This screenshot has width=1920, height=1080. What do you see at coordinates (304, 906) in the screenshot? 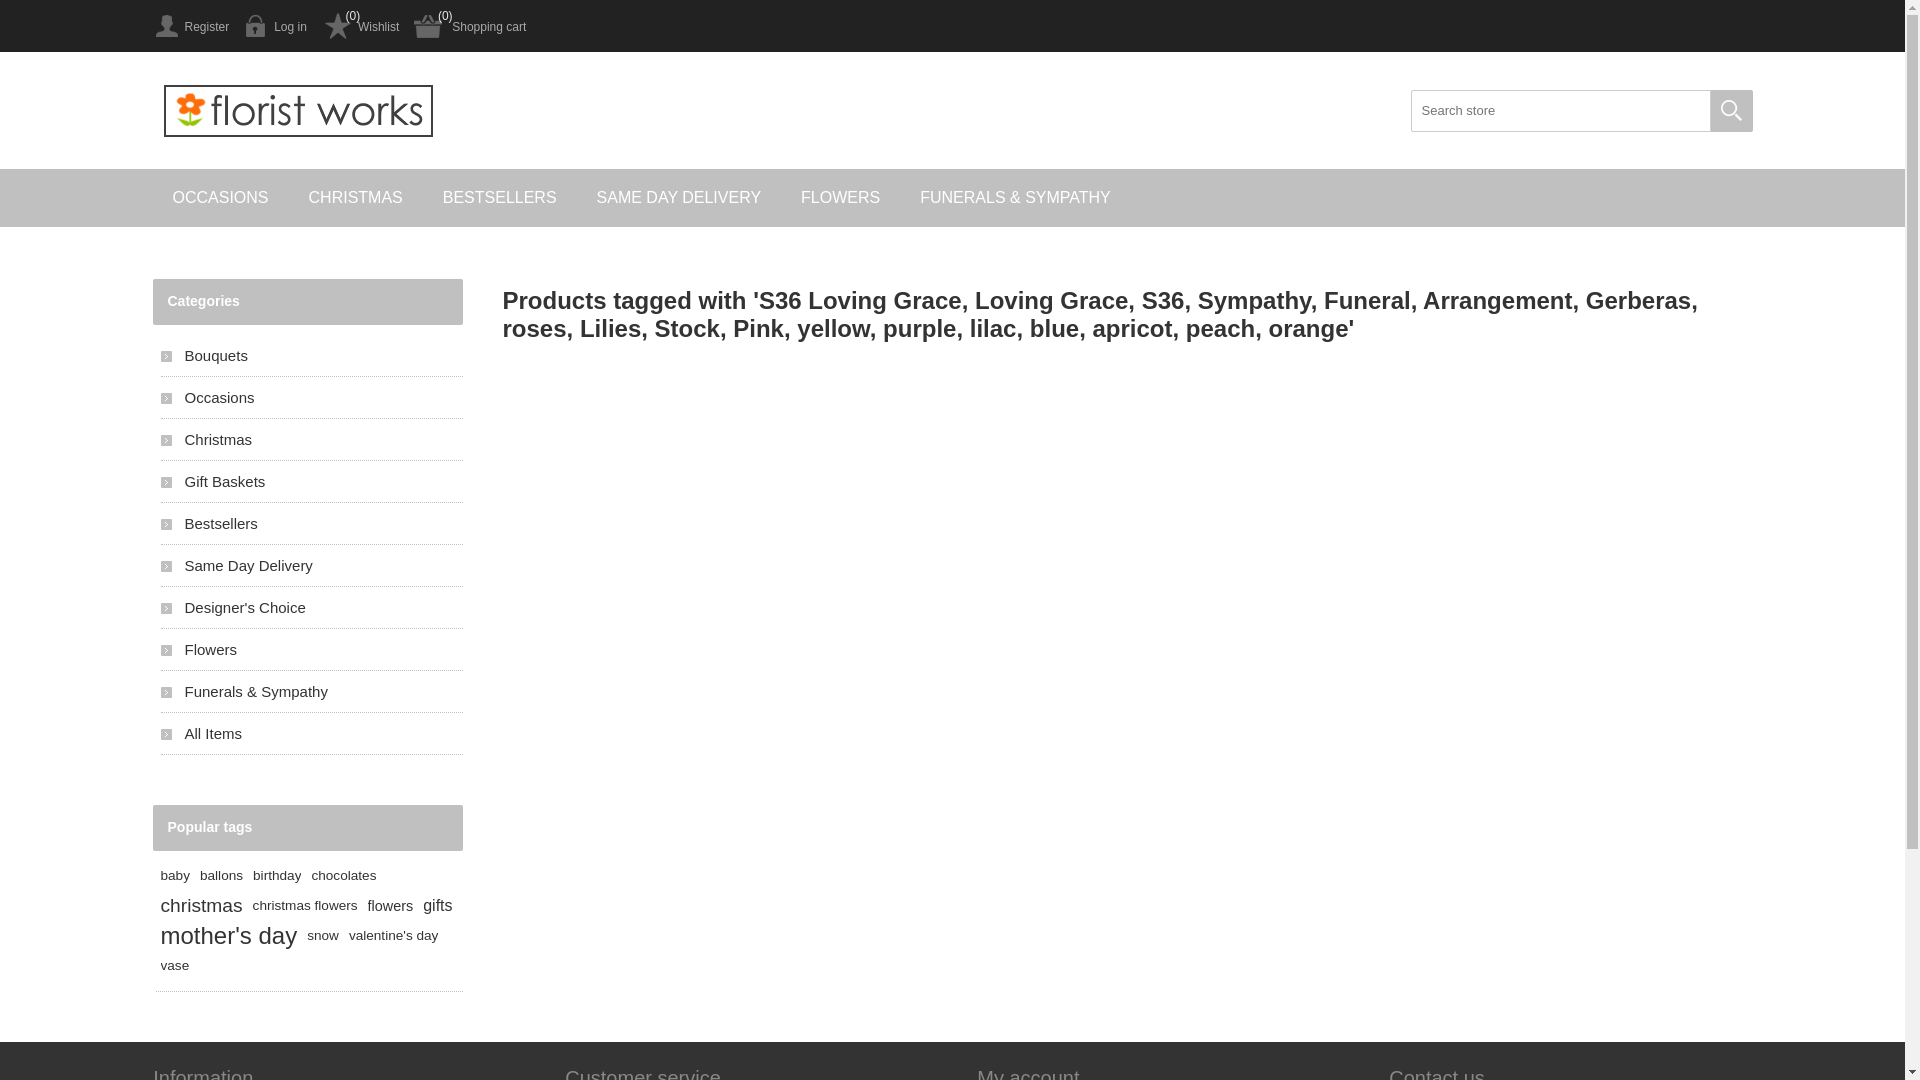
I see `'christmas flowers'` at bounding box center [304, 906].